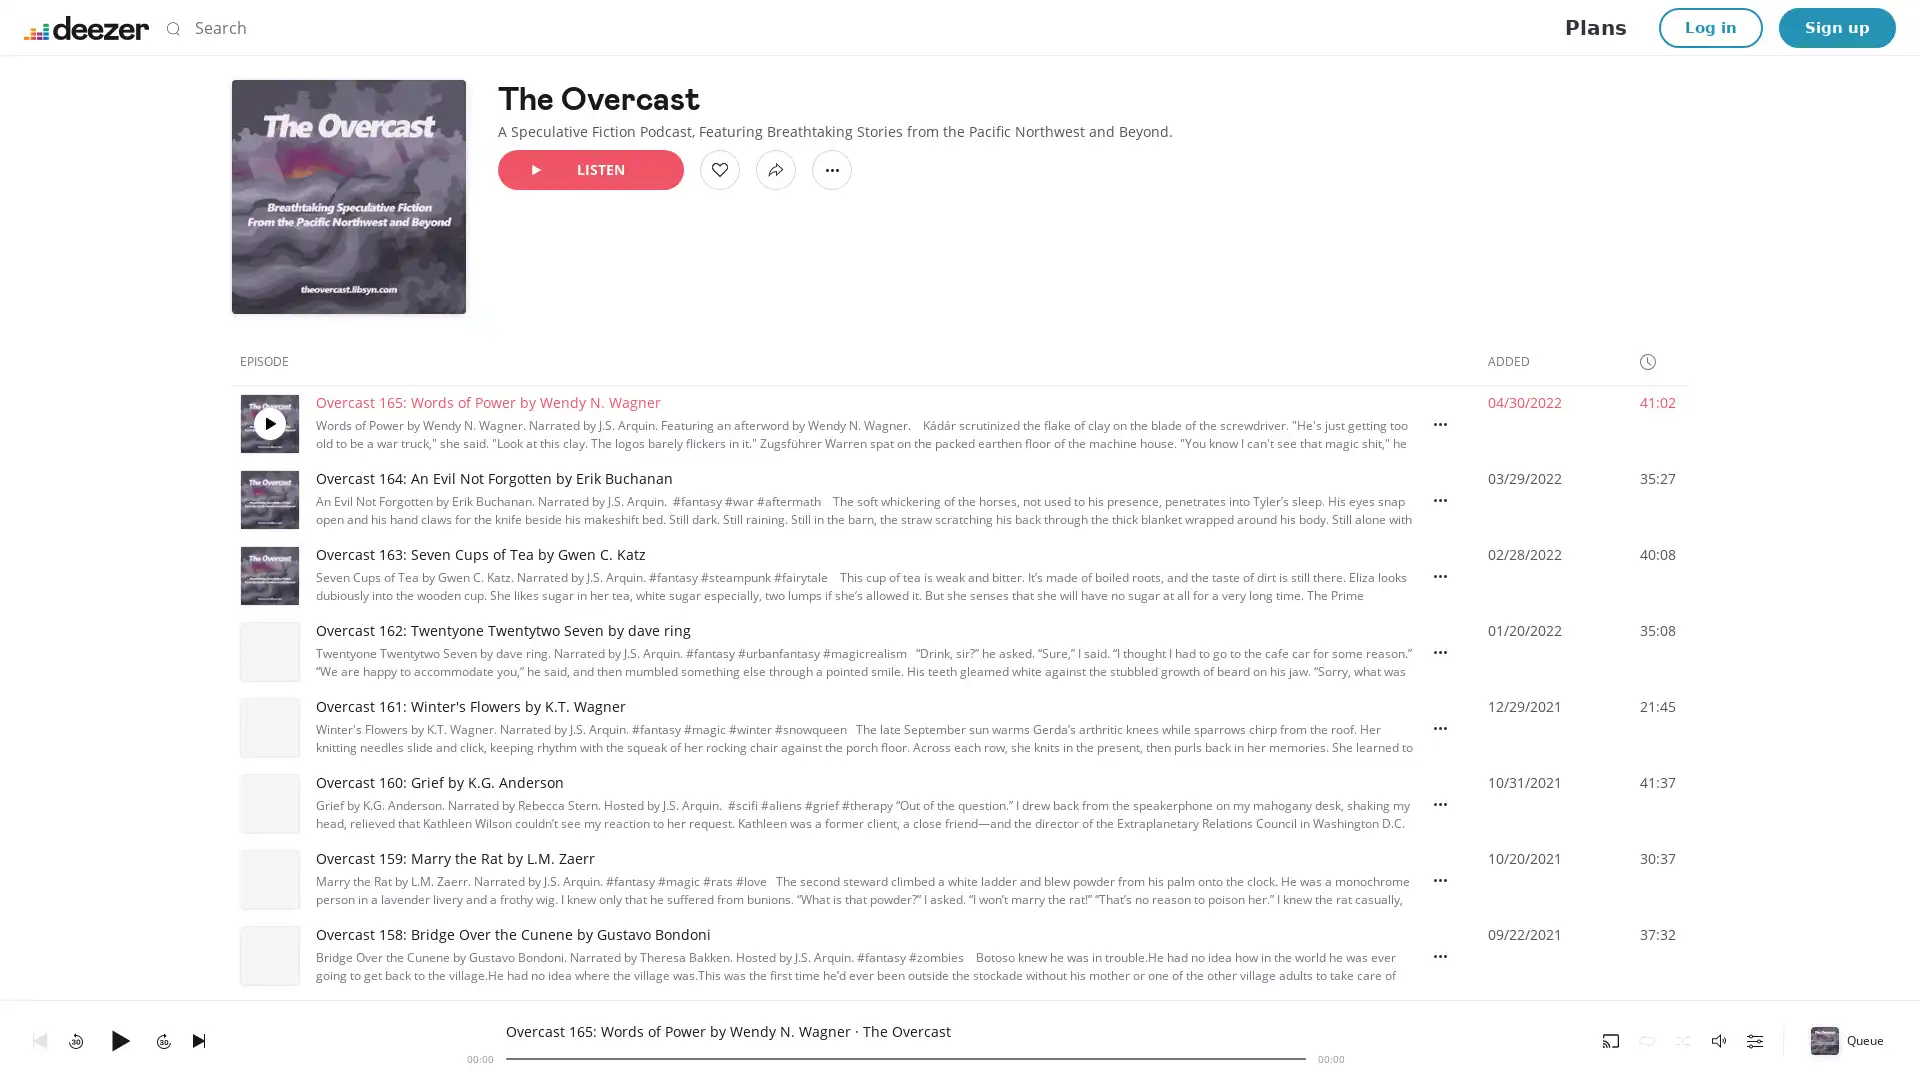 The height and width of the screenshot is (1080, 1920). I want to click on Add, so click(720, 168).